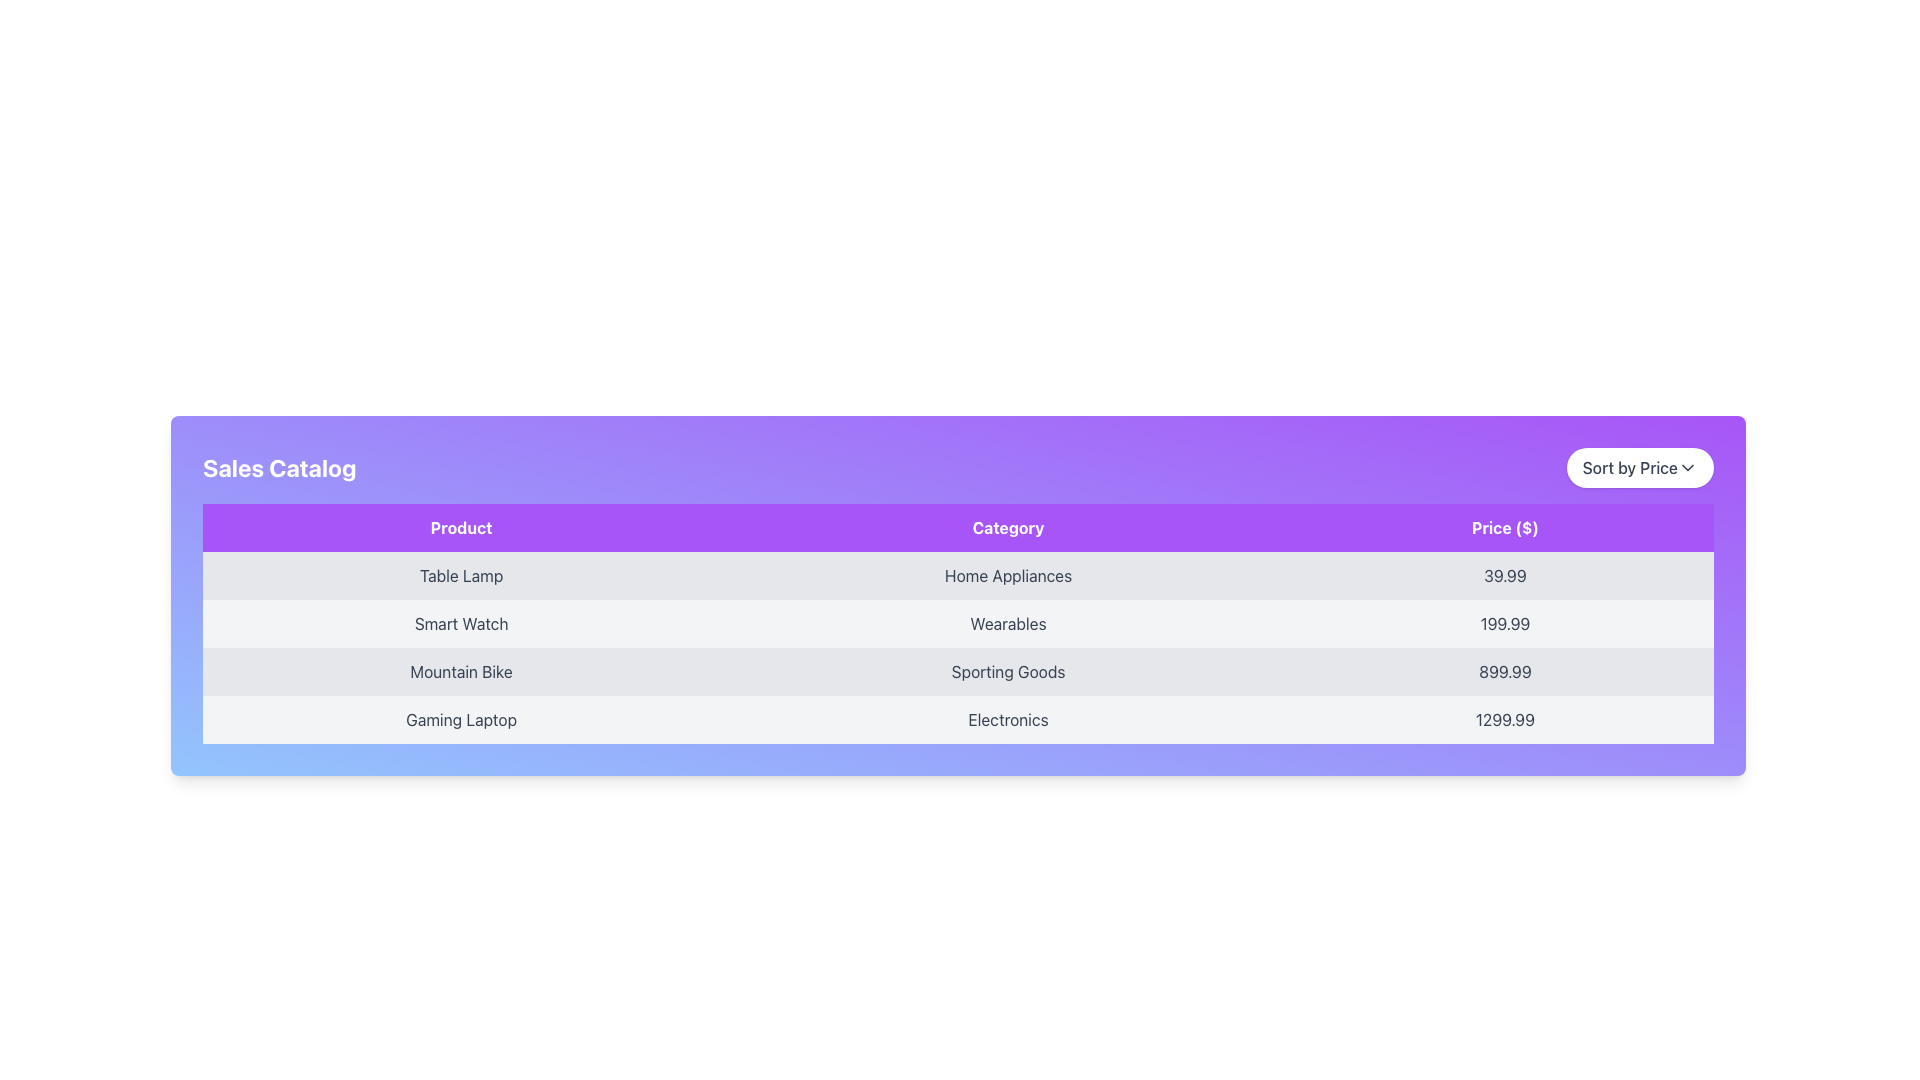  I want to click on the 'Sporting Goods' text label, which is centrally located in the second column of the third row under the 'Category' header in a tabular layout, so click(1008, 671).